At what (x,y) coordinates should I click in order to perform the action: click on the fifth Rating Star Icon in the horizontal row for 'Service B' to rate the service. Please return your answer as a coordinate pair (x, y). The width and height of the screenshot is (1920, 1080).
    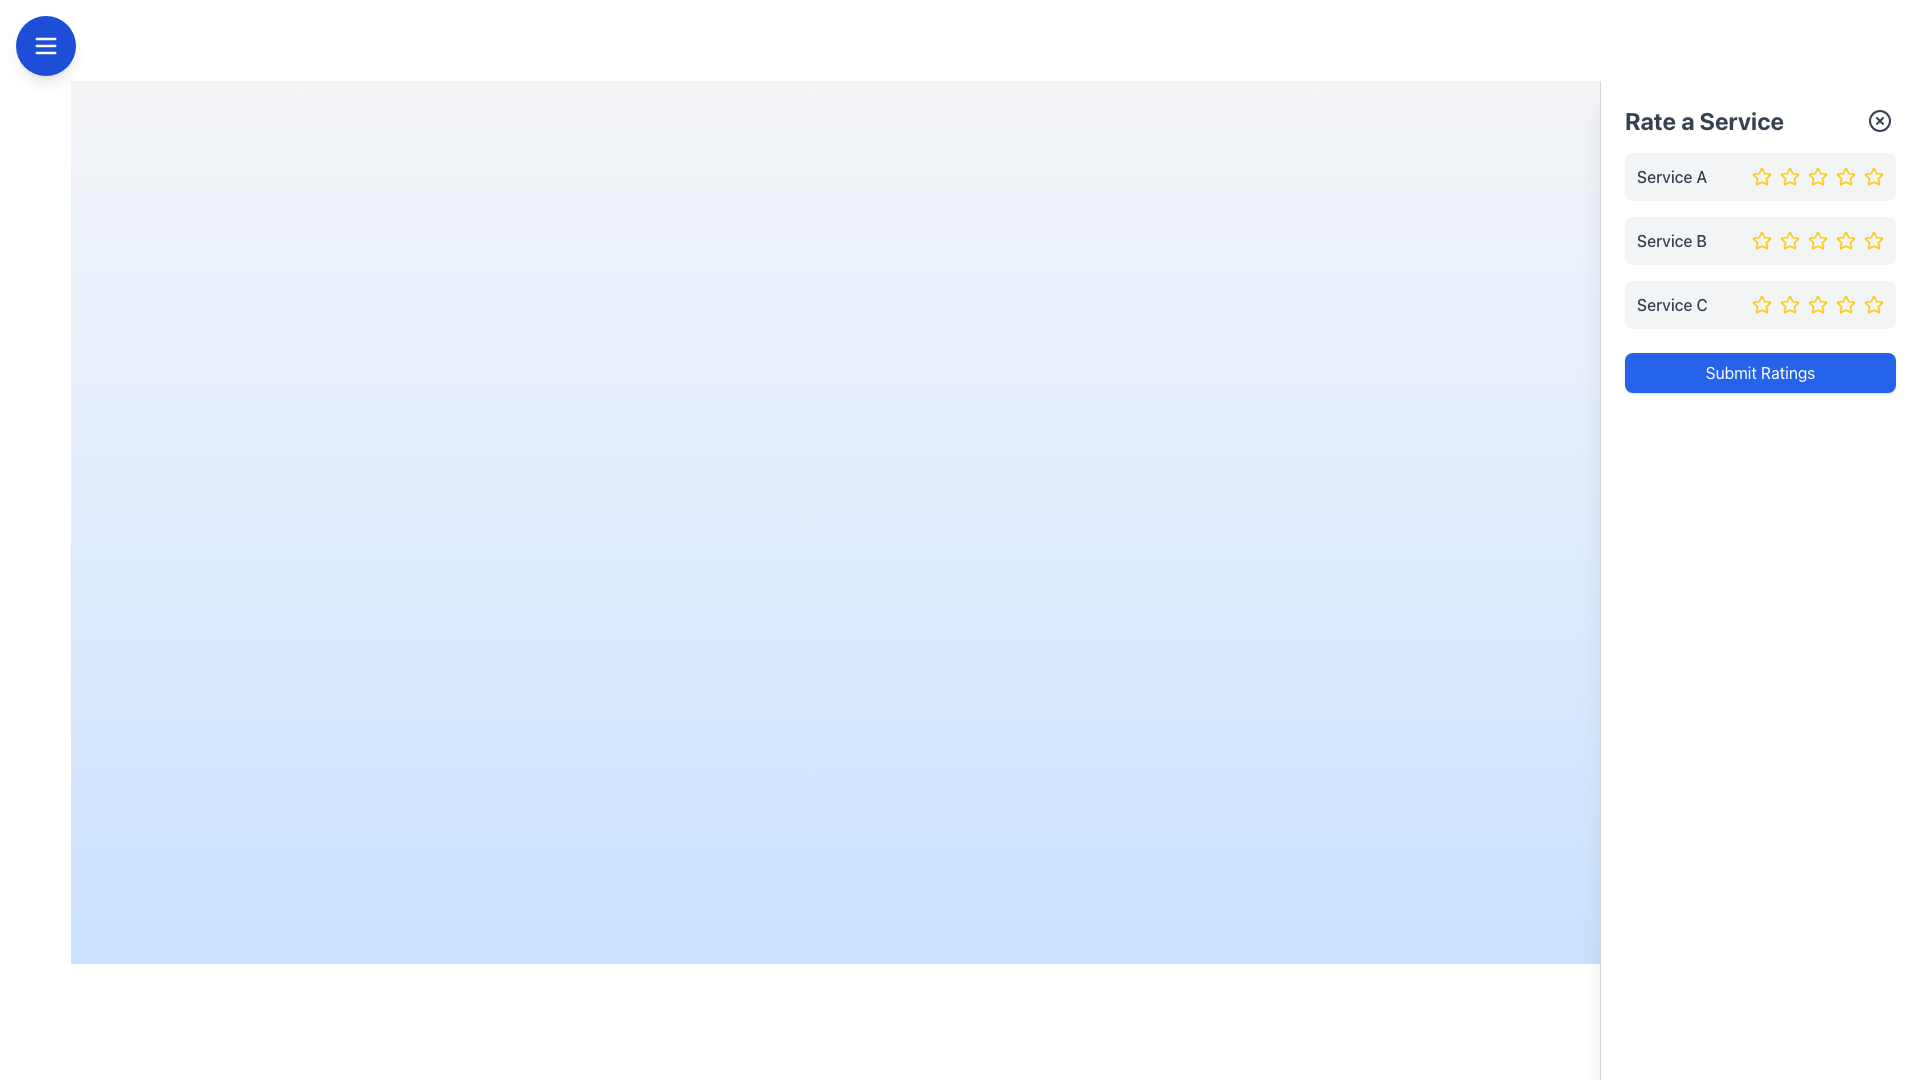
    Looking at the image, I should click on (1872, 239).